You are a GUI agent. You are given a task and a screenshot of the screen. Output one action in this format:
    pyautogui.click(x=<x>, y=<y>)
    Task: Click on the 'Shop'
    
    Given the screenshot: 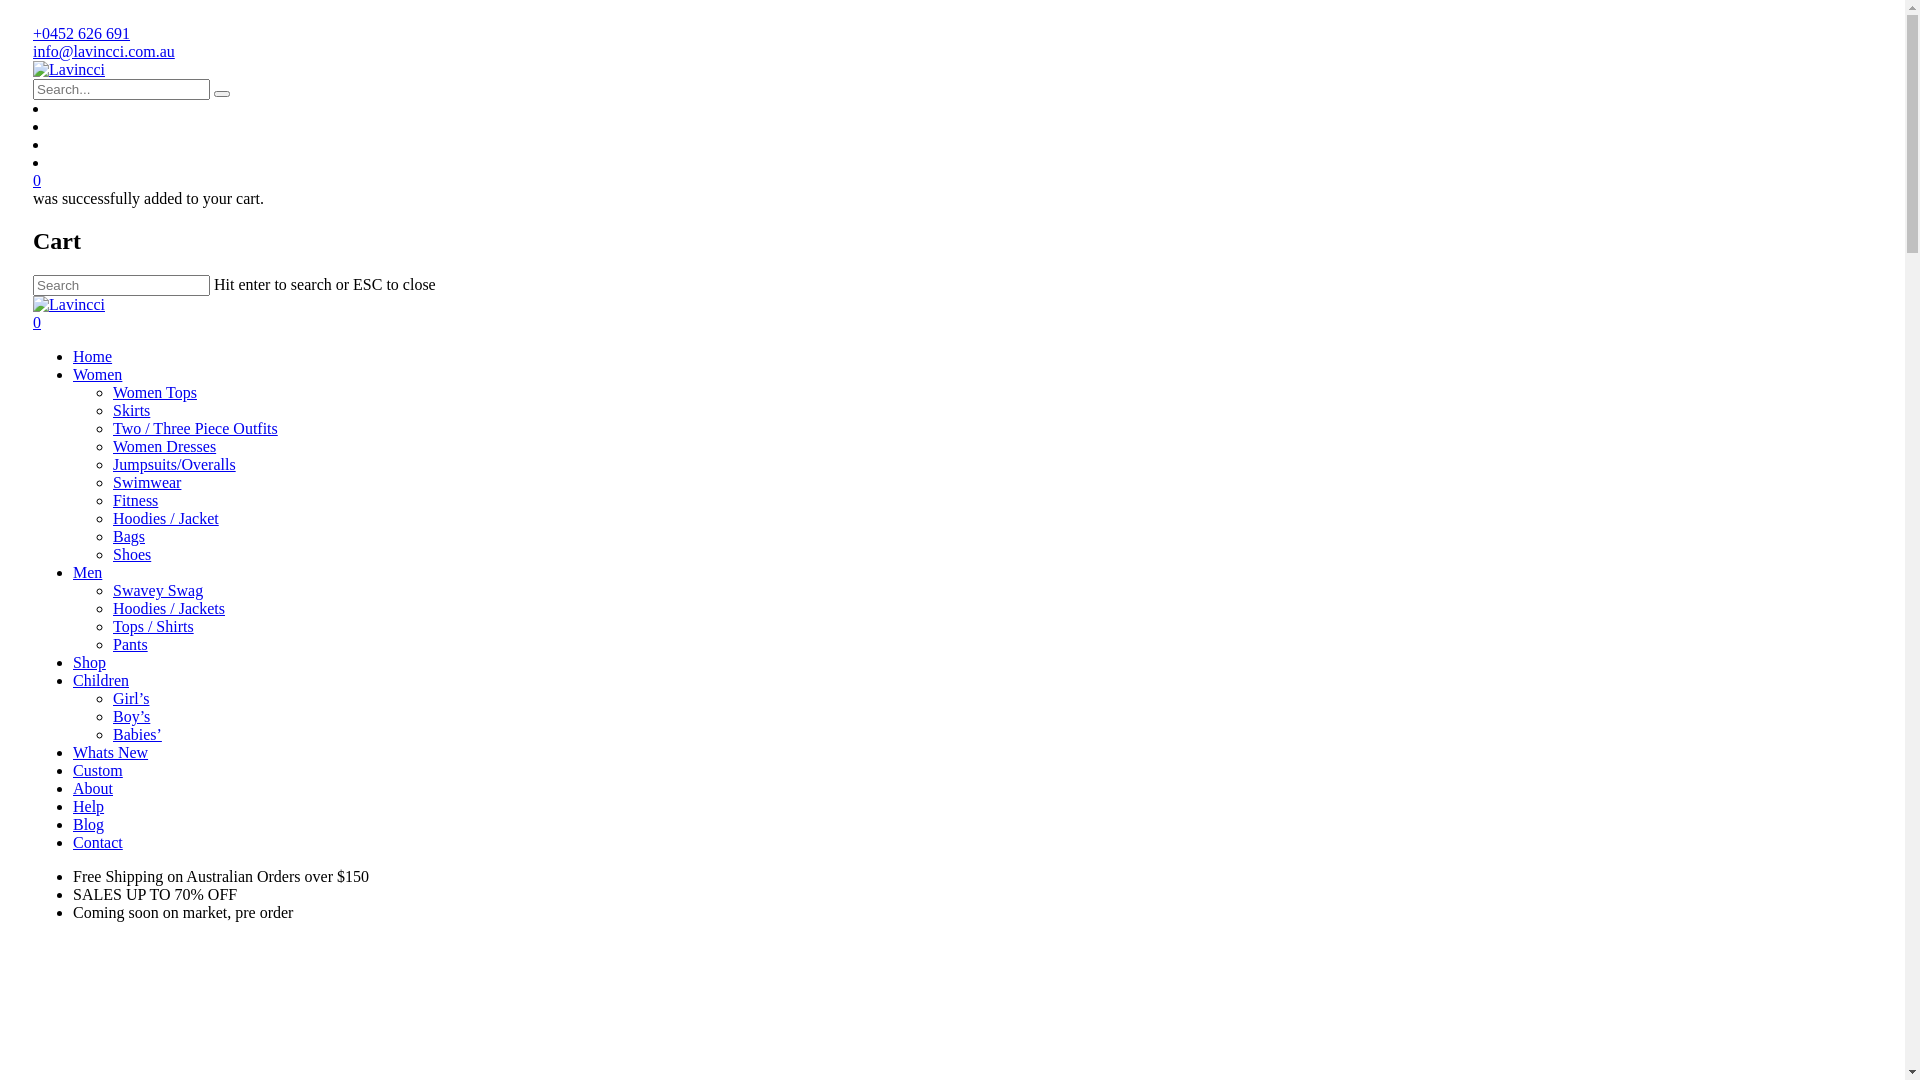 What is the action you would take?
    pyautogui.click(x=88, y=662)
    